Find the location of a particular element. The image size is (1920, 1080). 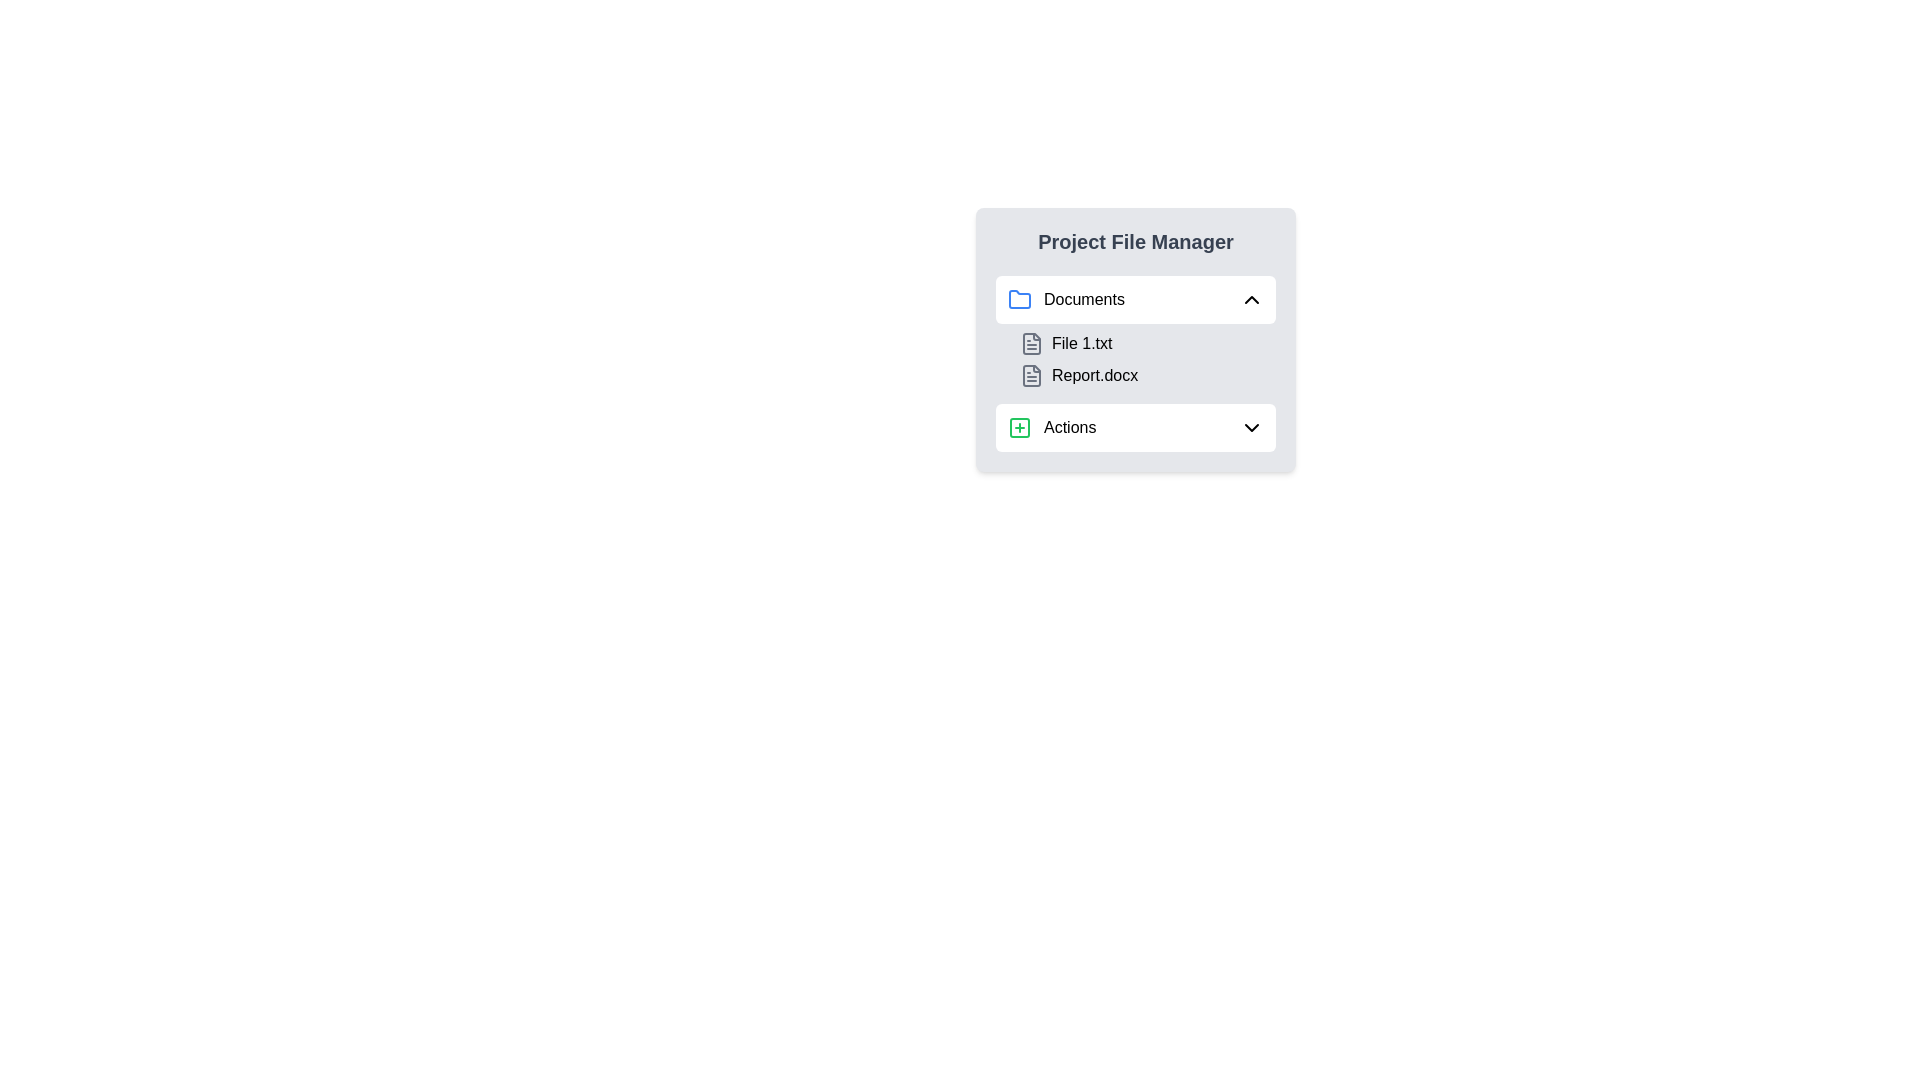

the folder icon located in the 'Documents' group, which is the first item before the 'Documents' text label is located at coordinates (1019, 300).